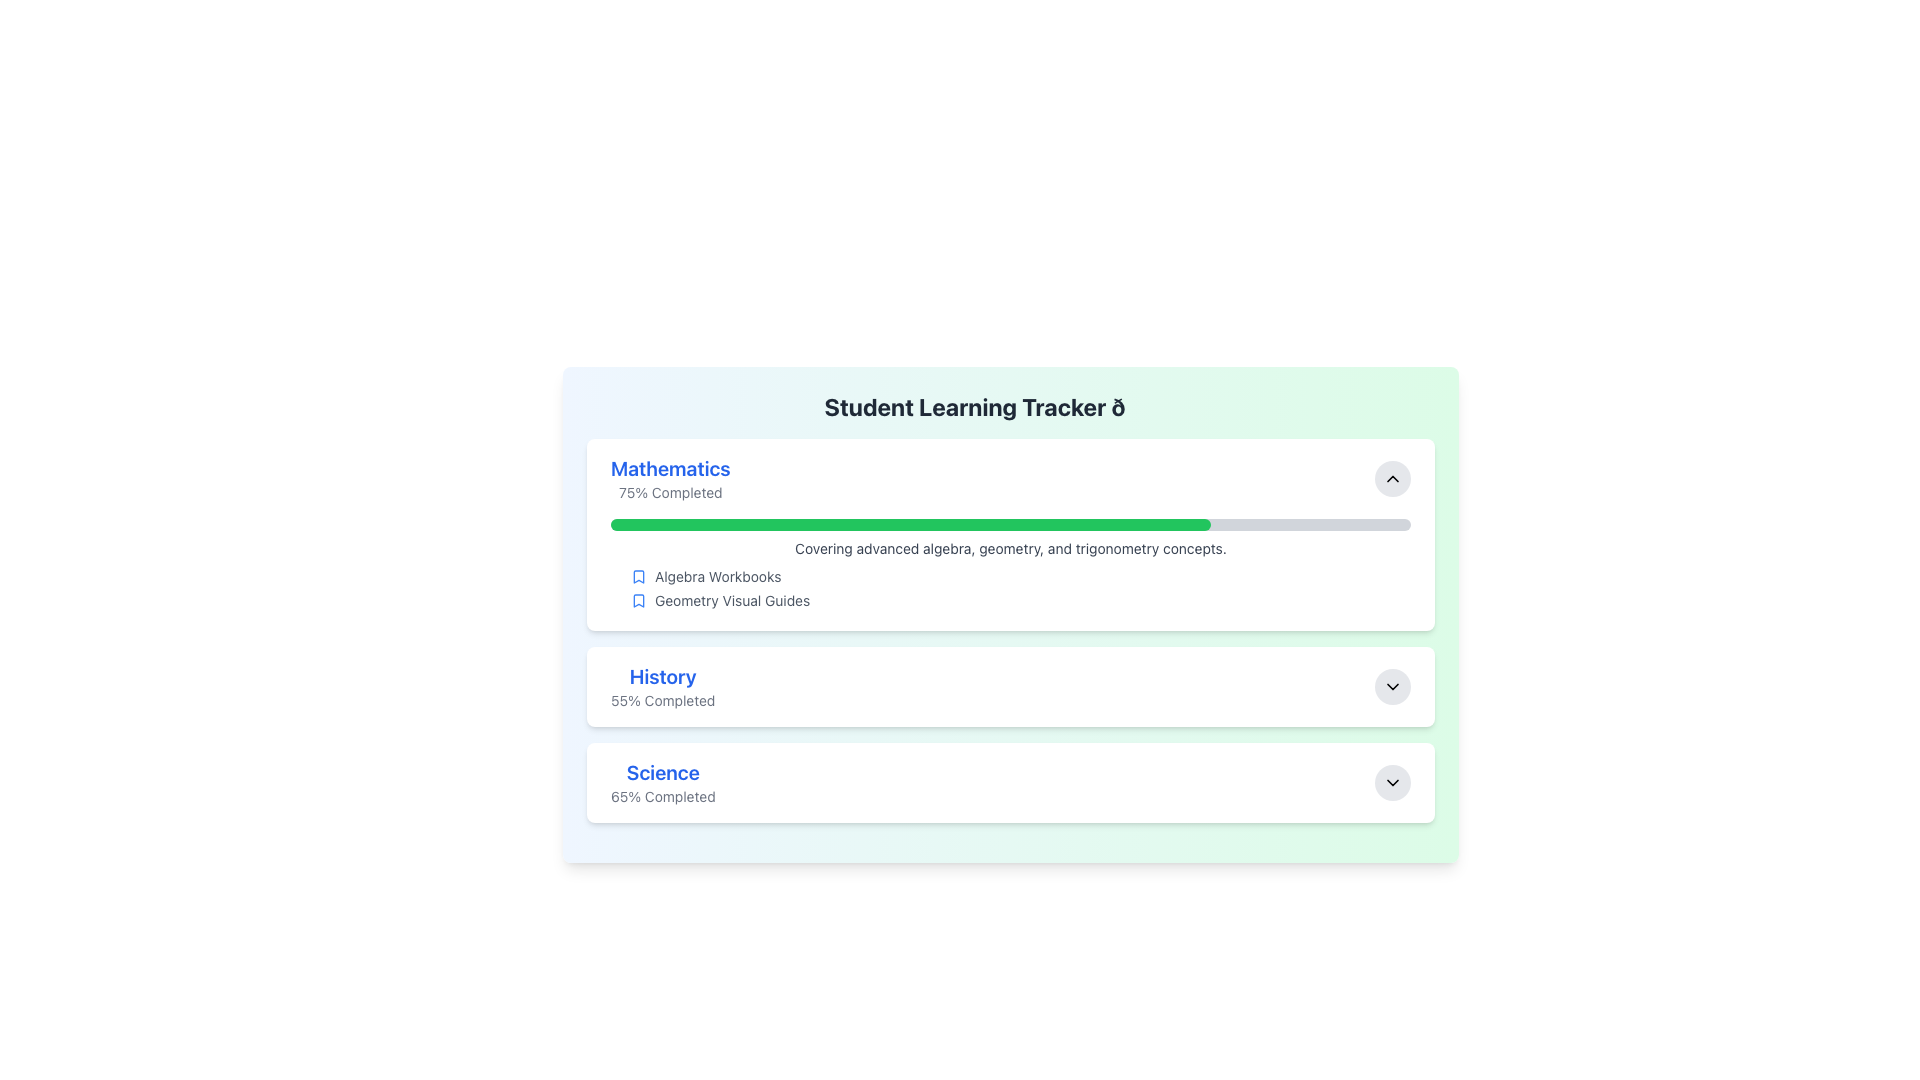  What do you see at coordinates (1391, 685) in the screenshot?
I see `the chevron-down icon located within the circular button on the far right of the 'History' card` at bounding box center [1391, 685].